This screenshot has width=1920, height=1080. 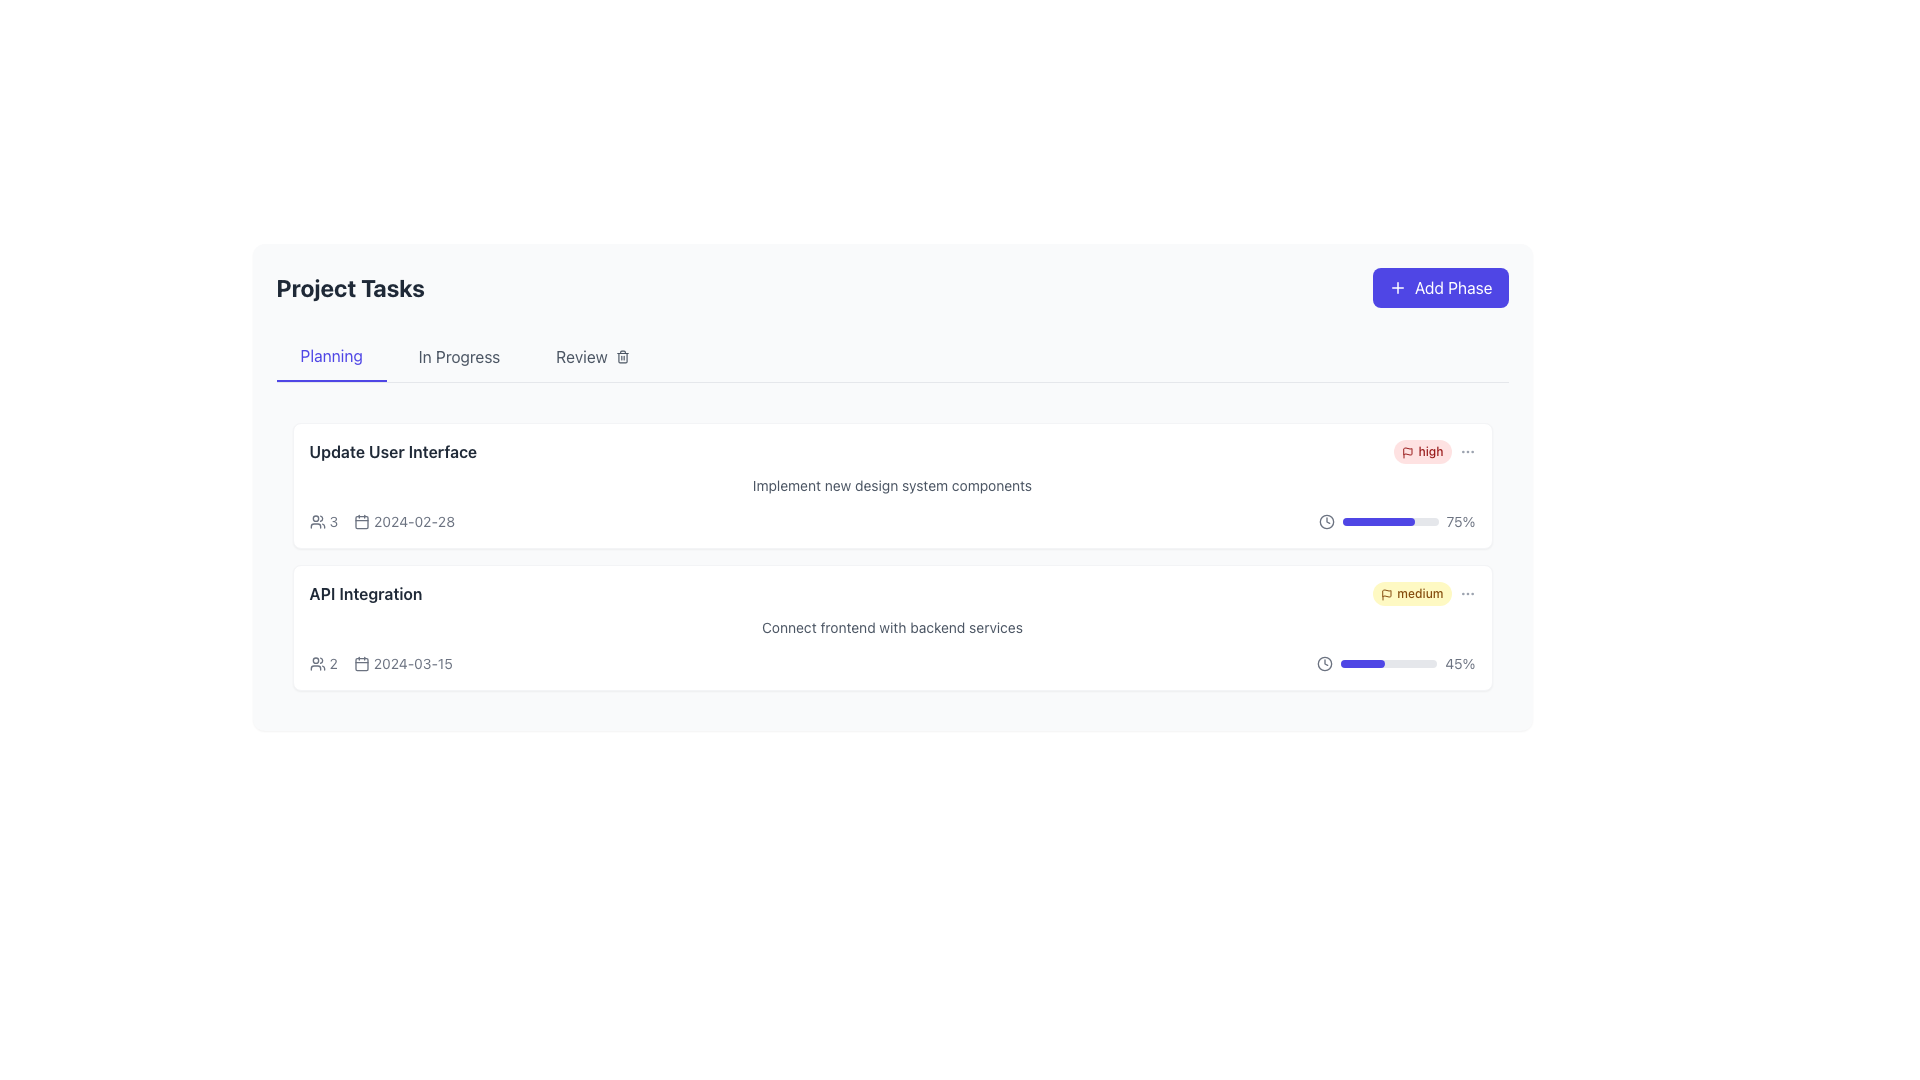 I want to click on the button in the top-right corner of the 'Project Tasks' section, so click(x=1440, y=288).